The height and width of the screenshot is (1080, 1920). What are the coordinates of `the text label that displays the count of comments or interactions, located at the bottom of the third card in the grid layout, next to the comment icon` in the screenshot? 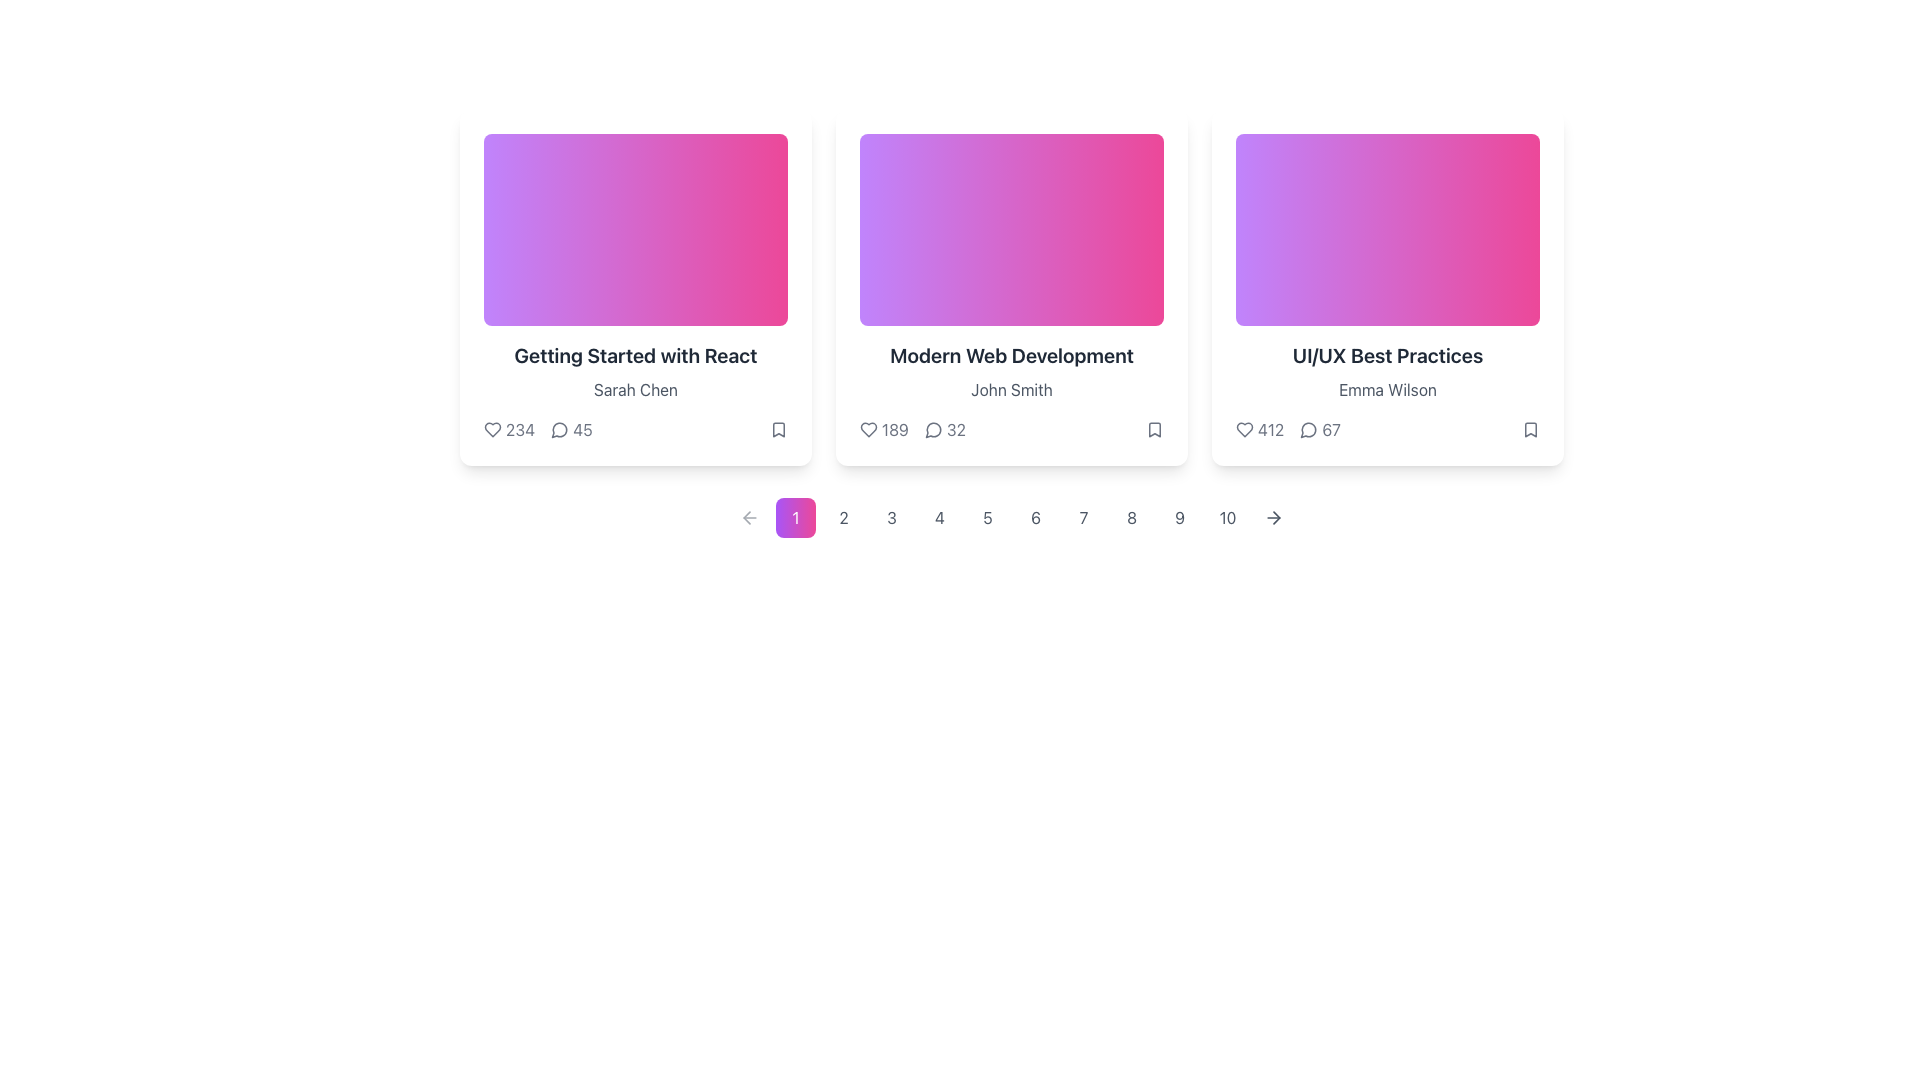 It's located at (1331, 428).